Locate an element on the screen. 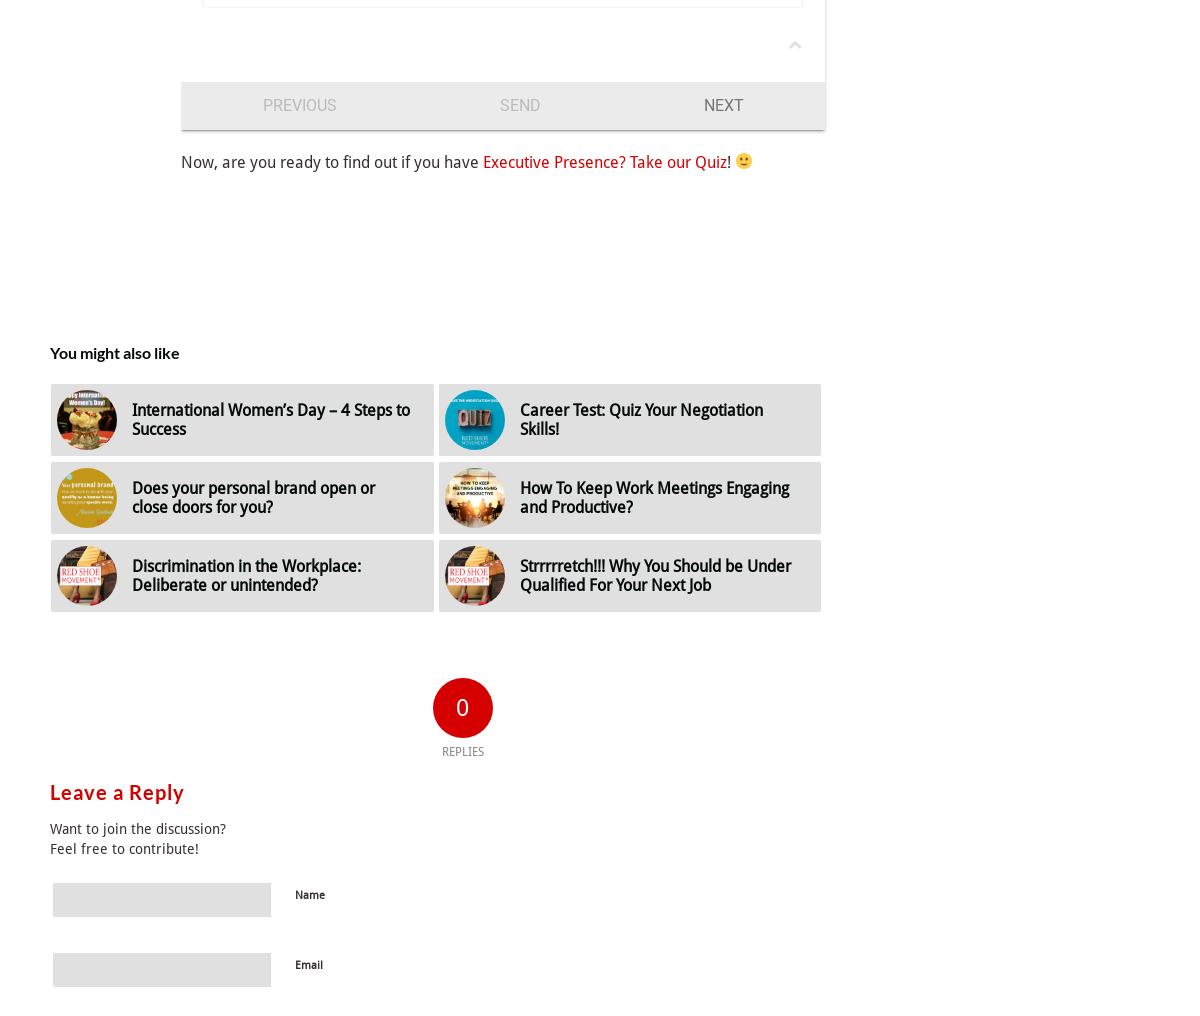  'Email' is located at coordinates (309, 964).